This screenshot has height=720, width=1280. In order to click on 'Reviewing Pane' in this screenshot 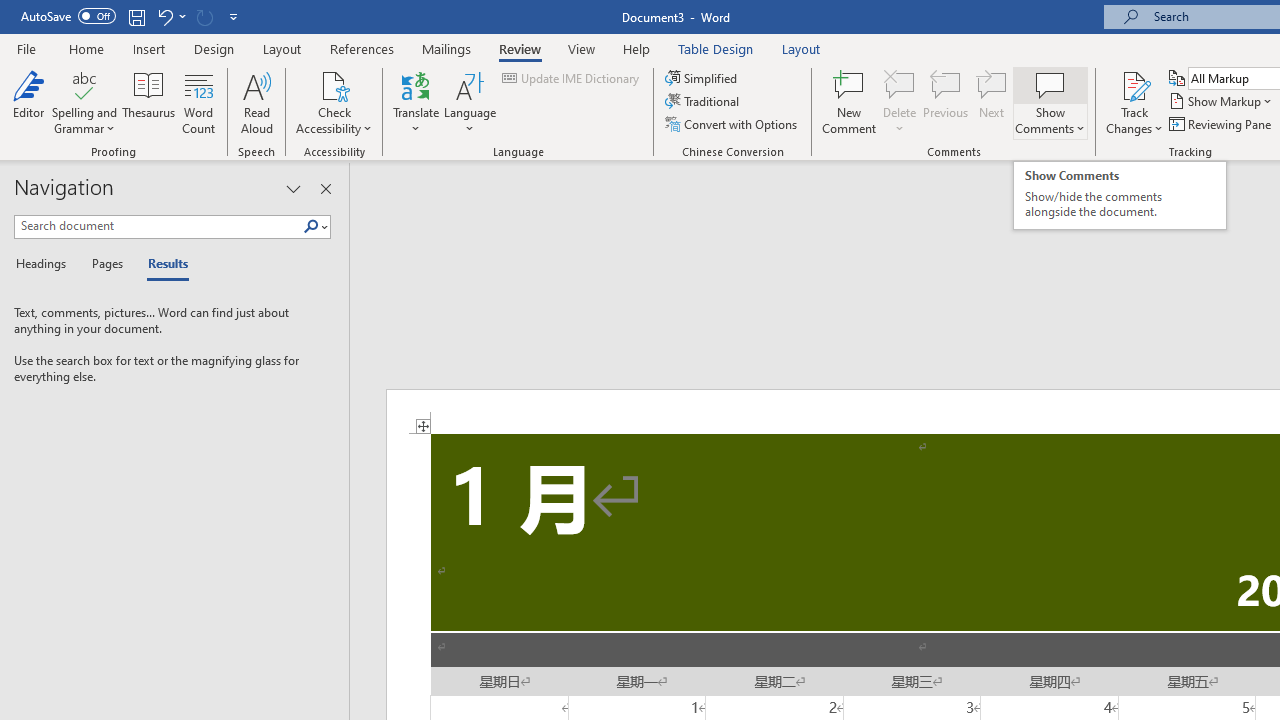, I will do `click(1220, 124)`.